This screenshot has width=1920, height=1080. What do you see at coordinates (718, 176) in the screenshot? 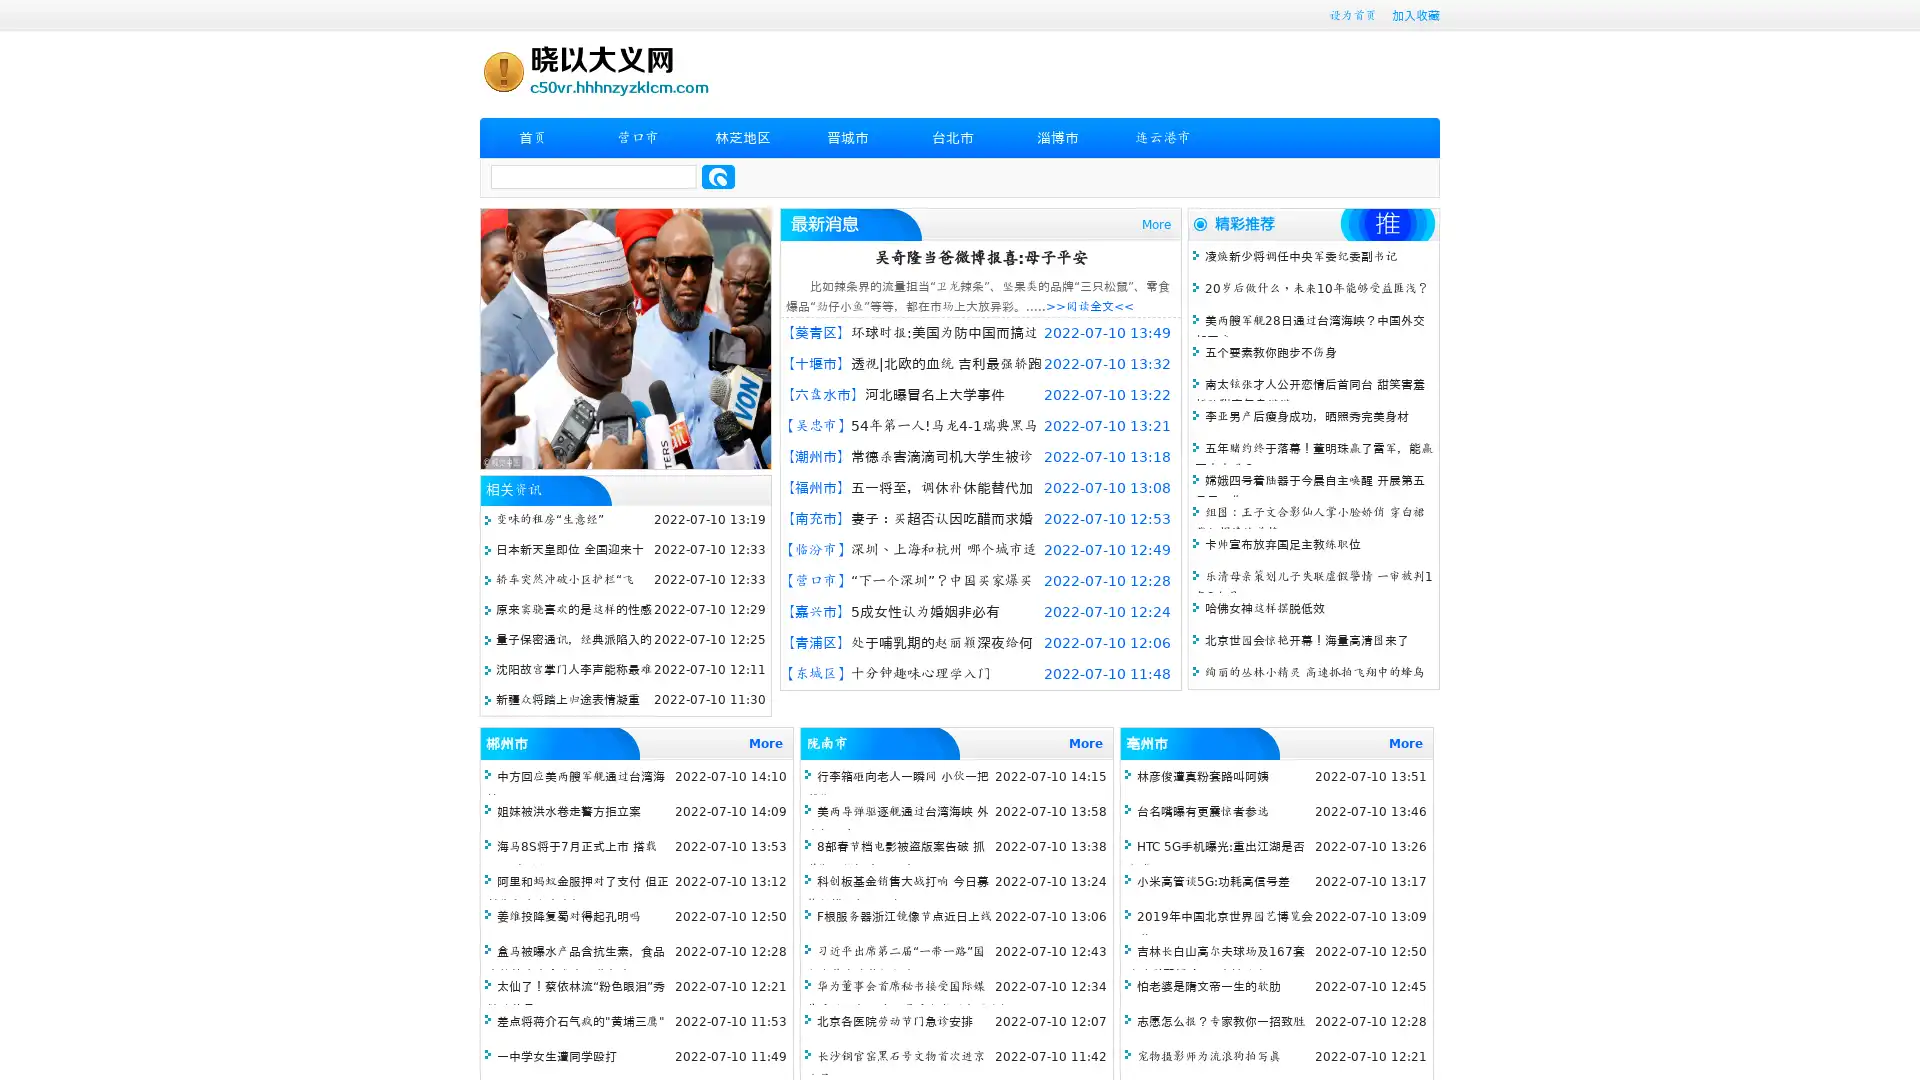
I see `Search` at bounding box center [718, 176].